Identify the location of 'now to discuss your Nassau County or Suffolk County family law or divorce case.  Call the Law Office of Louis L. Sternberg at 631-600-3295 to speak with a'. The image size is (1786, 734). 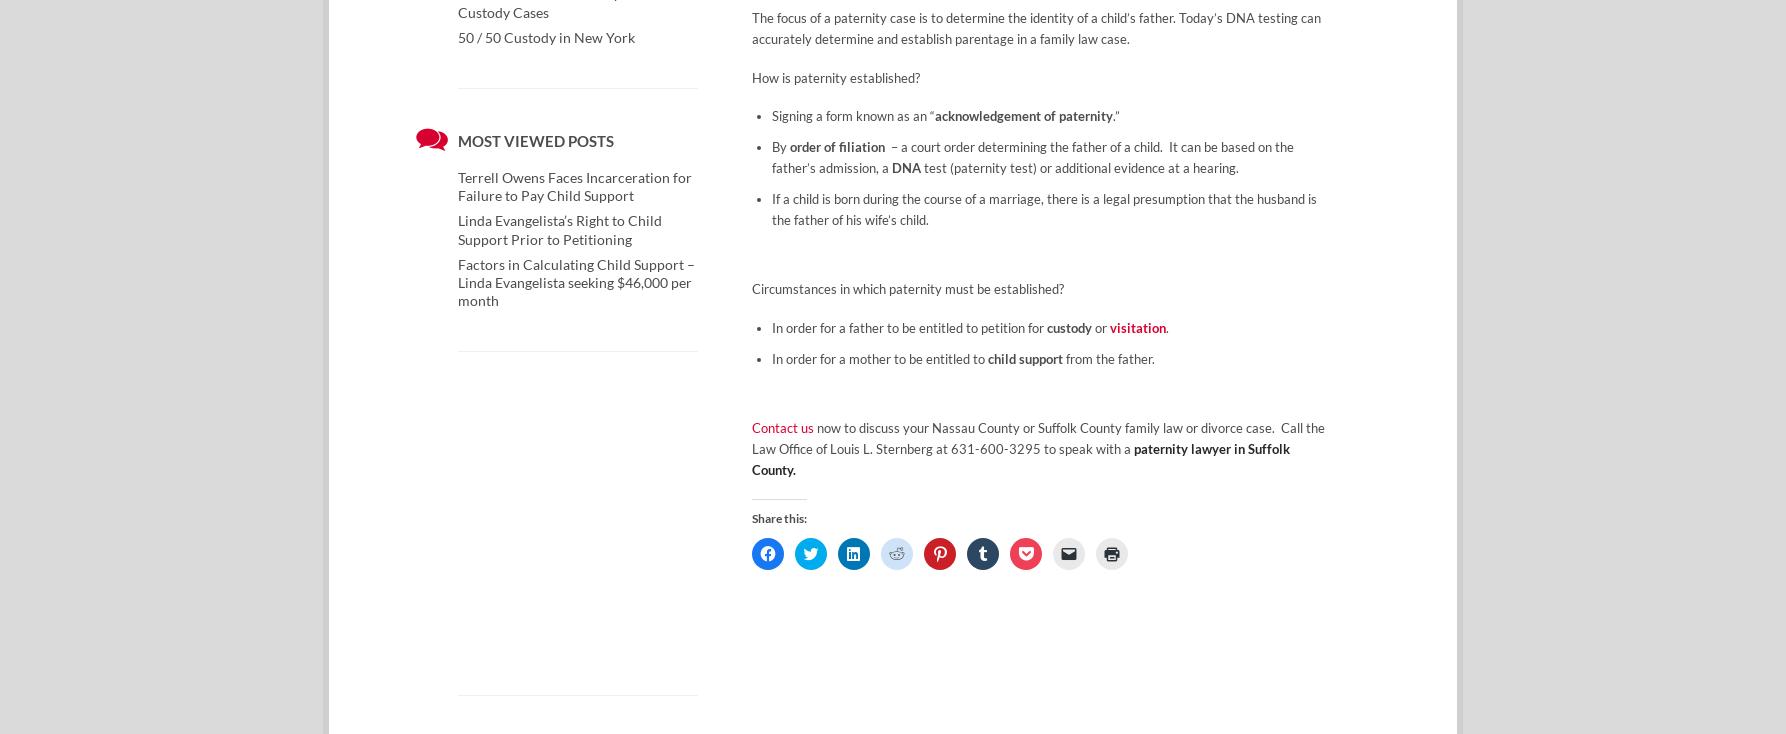
(751, 438).